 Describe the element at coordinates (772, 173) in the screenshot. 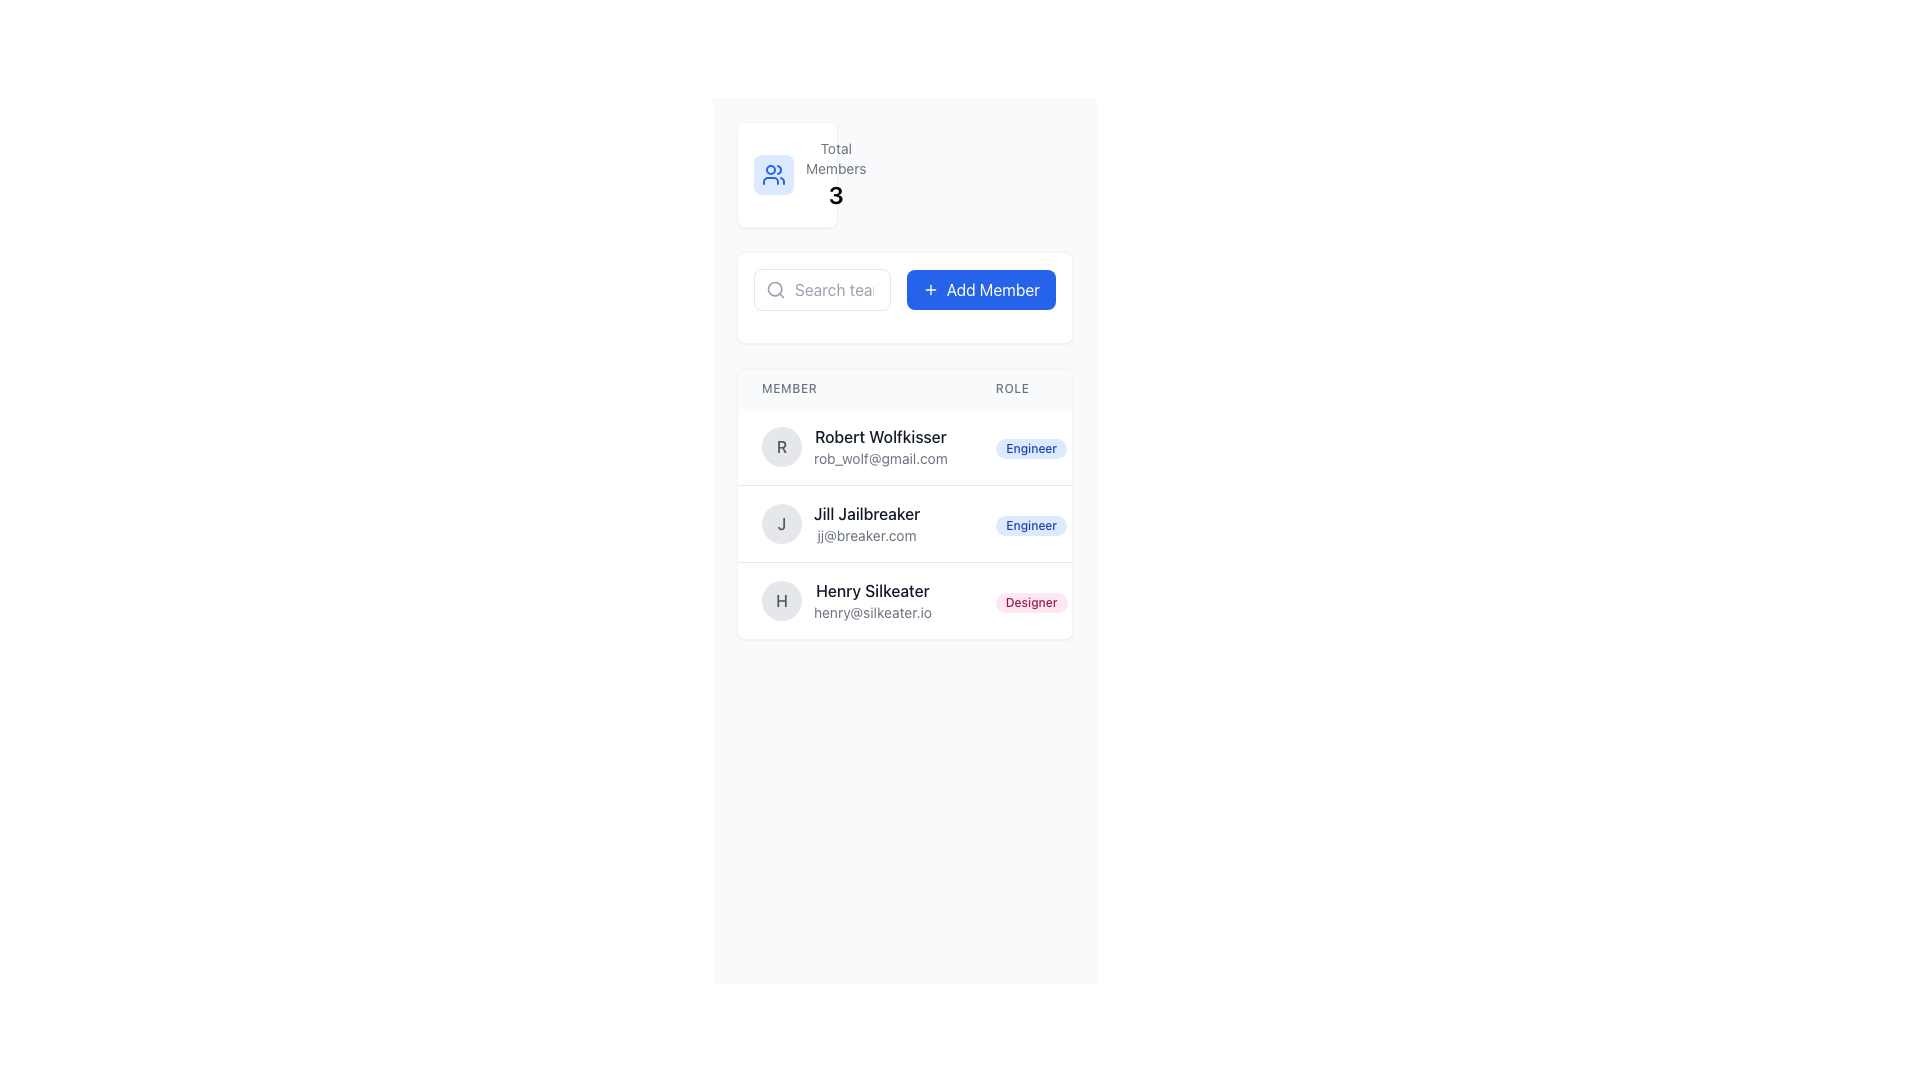

I see `the group members icon located in the top-left section of the interface, adjacent to the 'Total Members' label, within a light blue rounded rectangle` at that location.